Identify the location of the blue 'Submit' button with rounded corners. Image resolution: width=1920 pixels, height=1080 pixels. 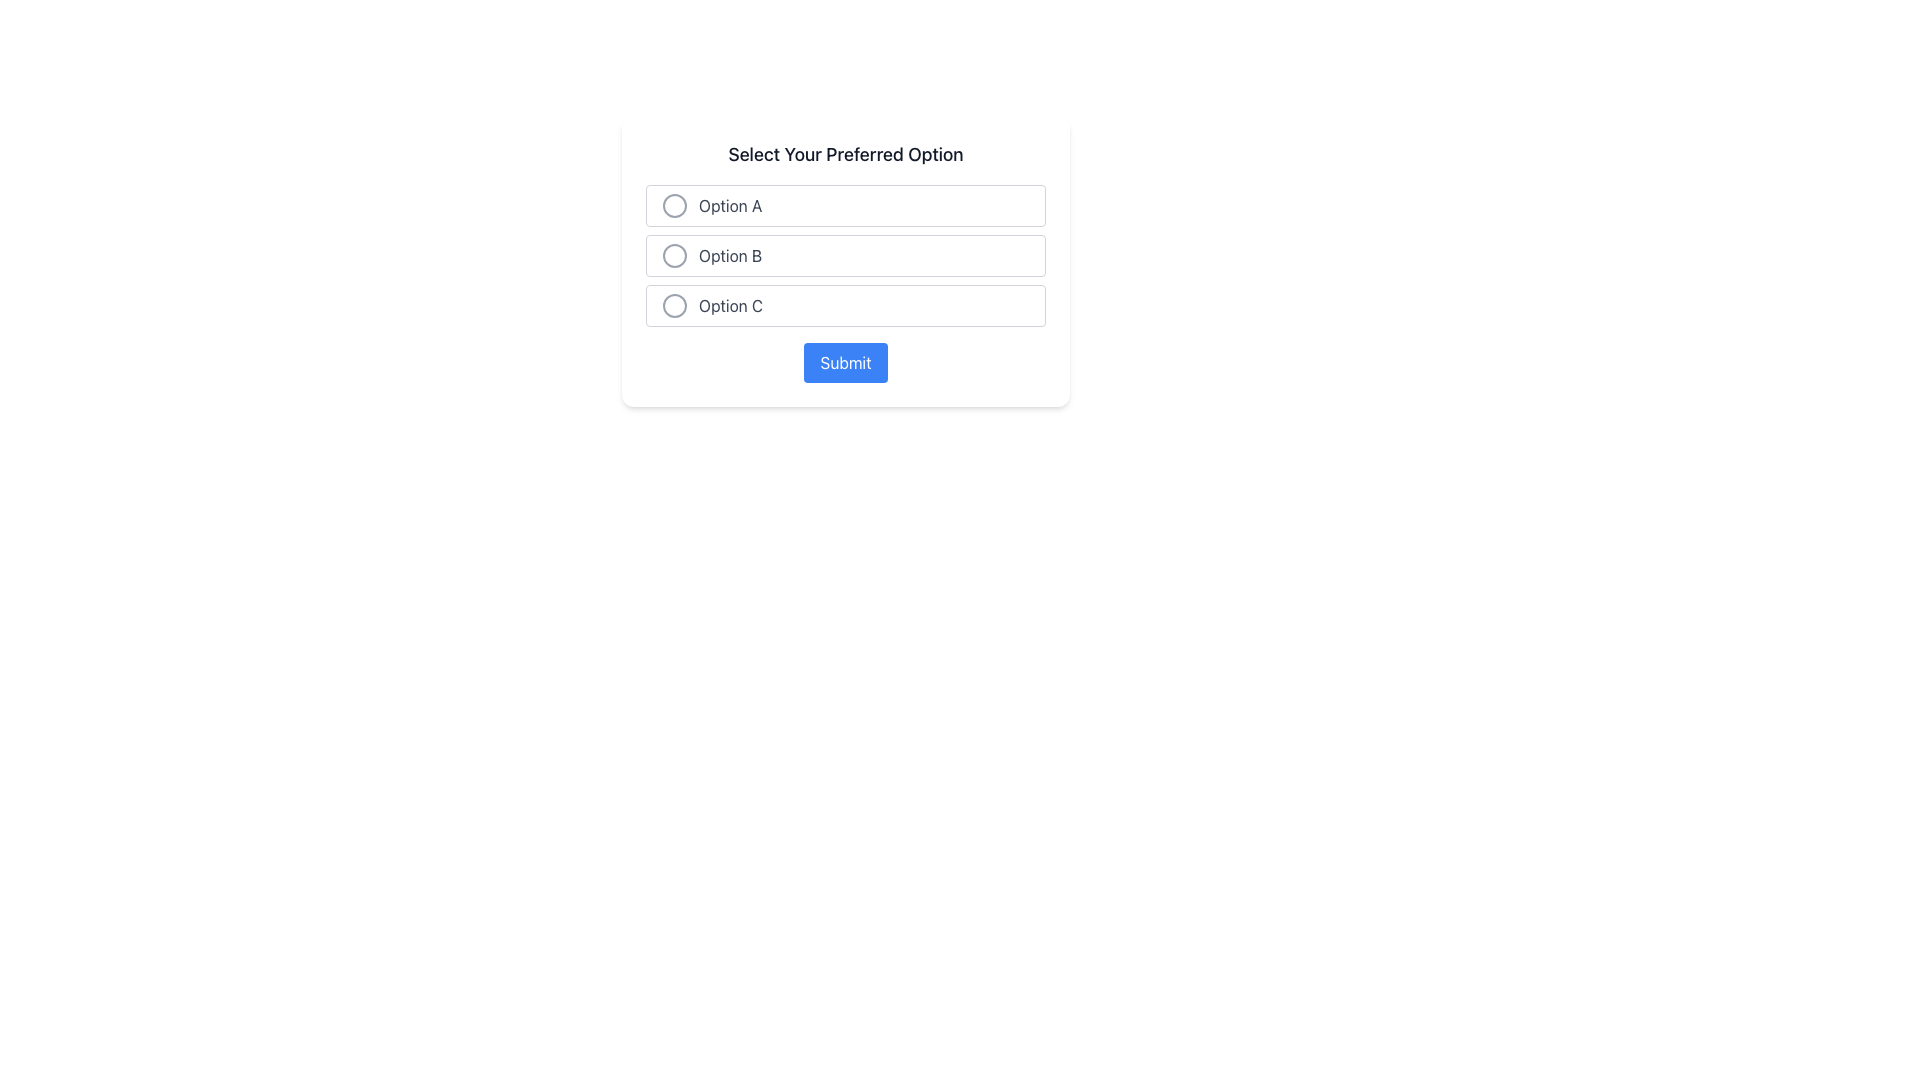
(845, 362).